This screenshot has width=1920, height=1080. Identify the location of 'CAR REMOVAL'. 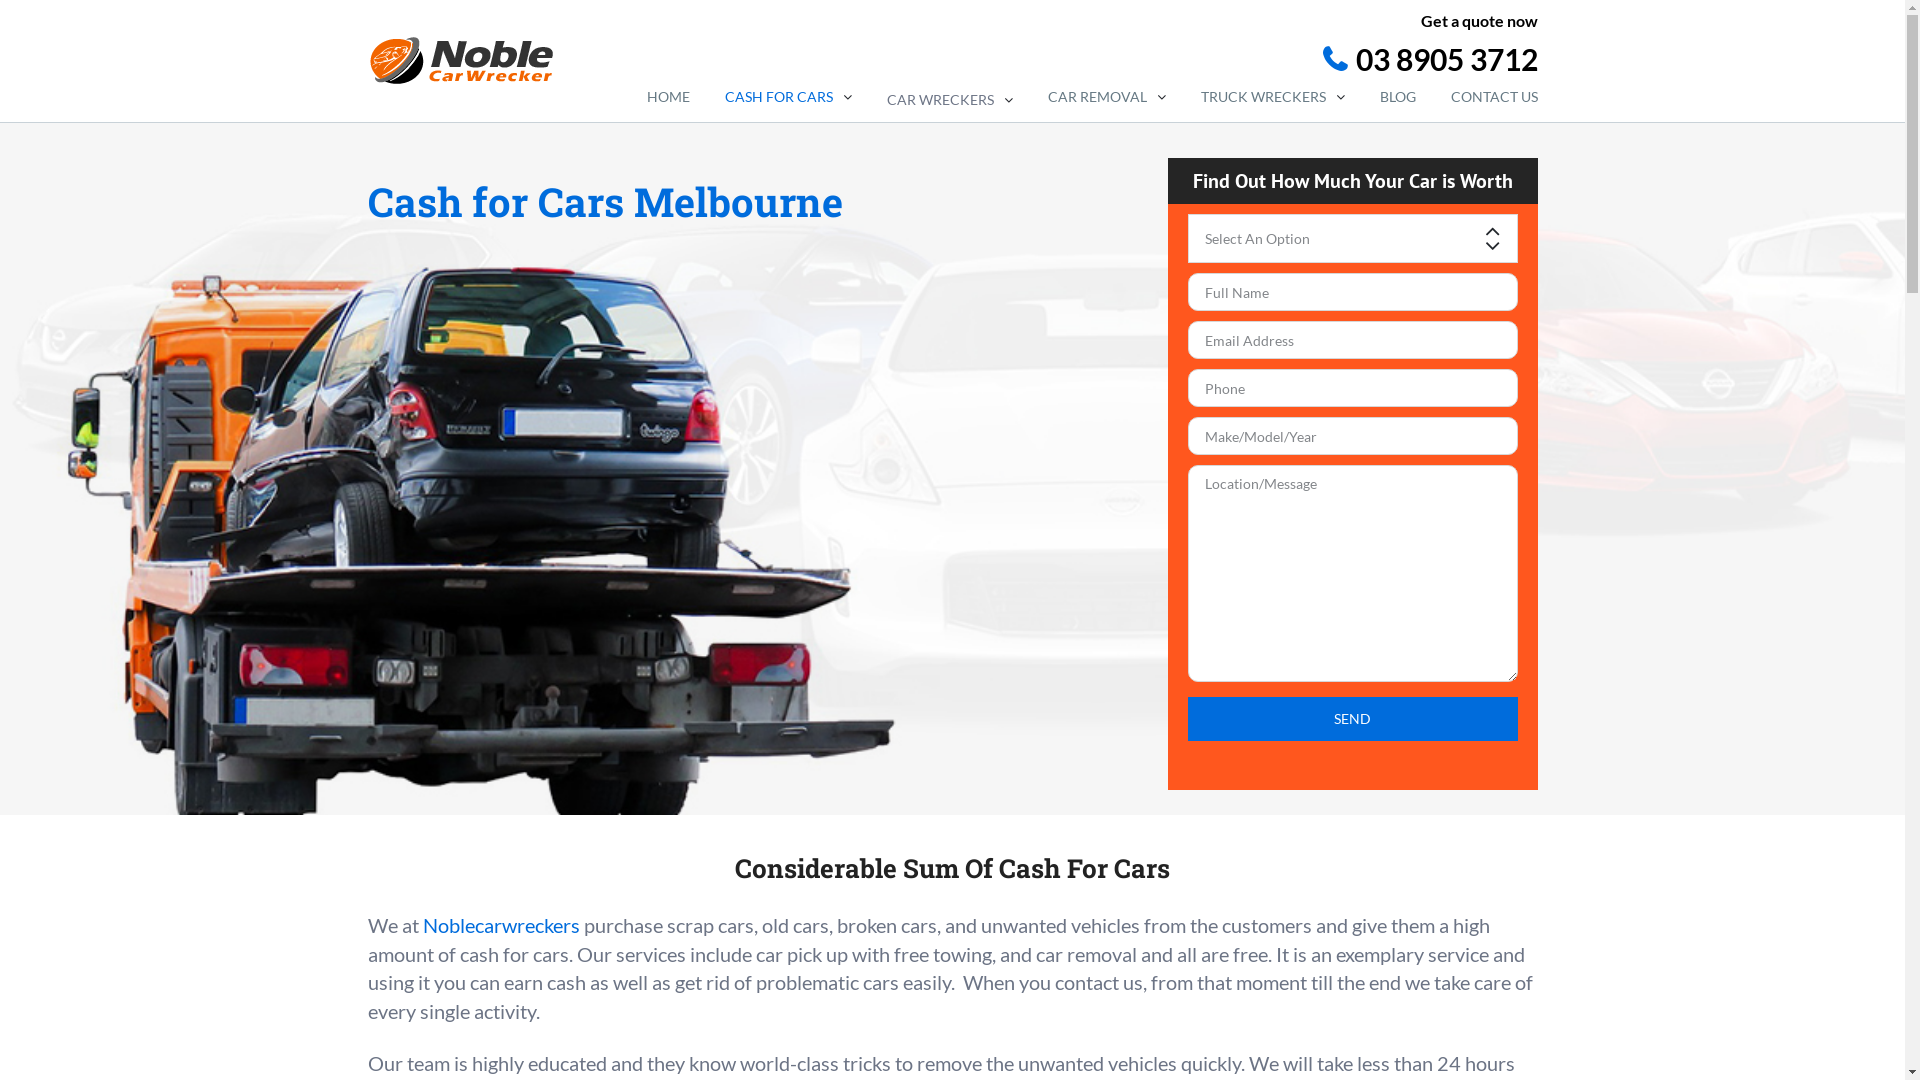
(1106, 96).